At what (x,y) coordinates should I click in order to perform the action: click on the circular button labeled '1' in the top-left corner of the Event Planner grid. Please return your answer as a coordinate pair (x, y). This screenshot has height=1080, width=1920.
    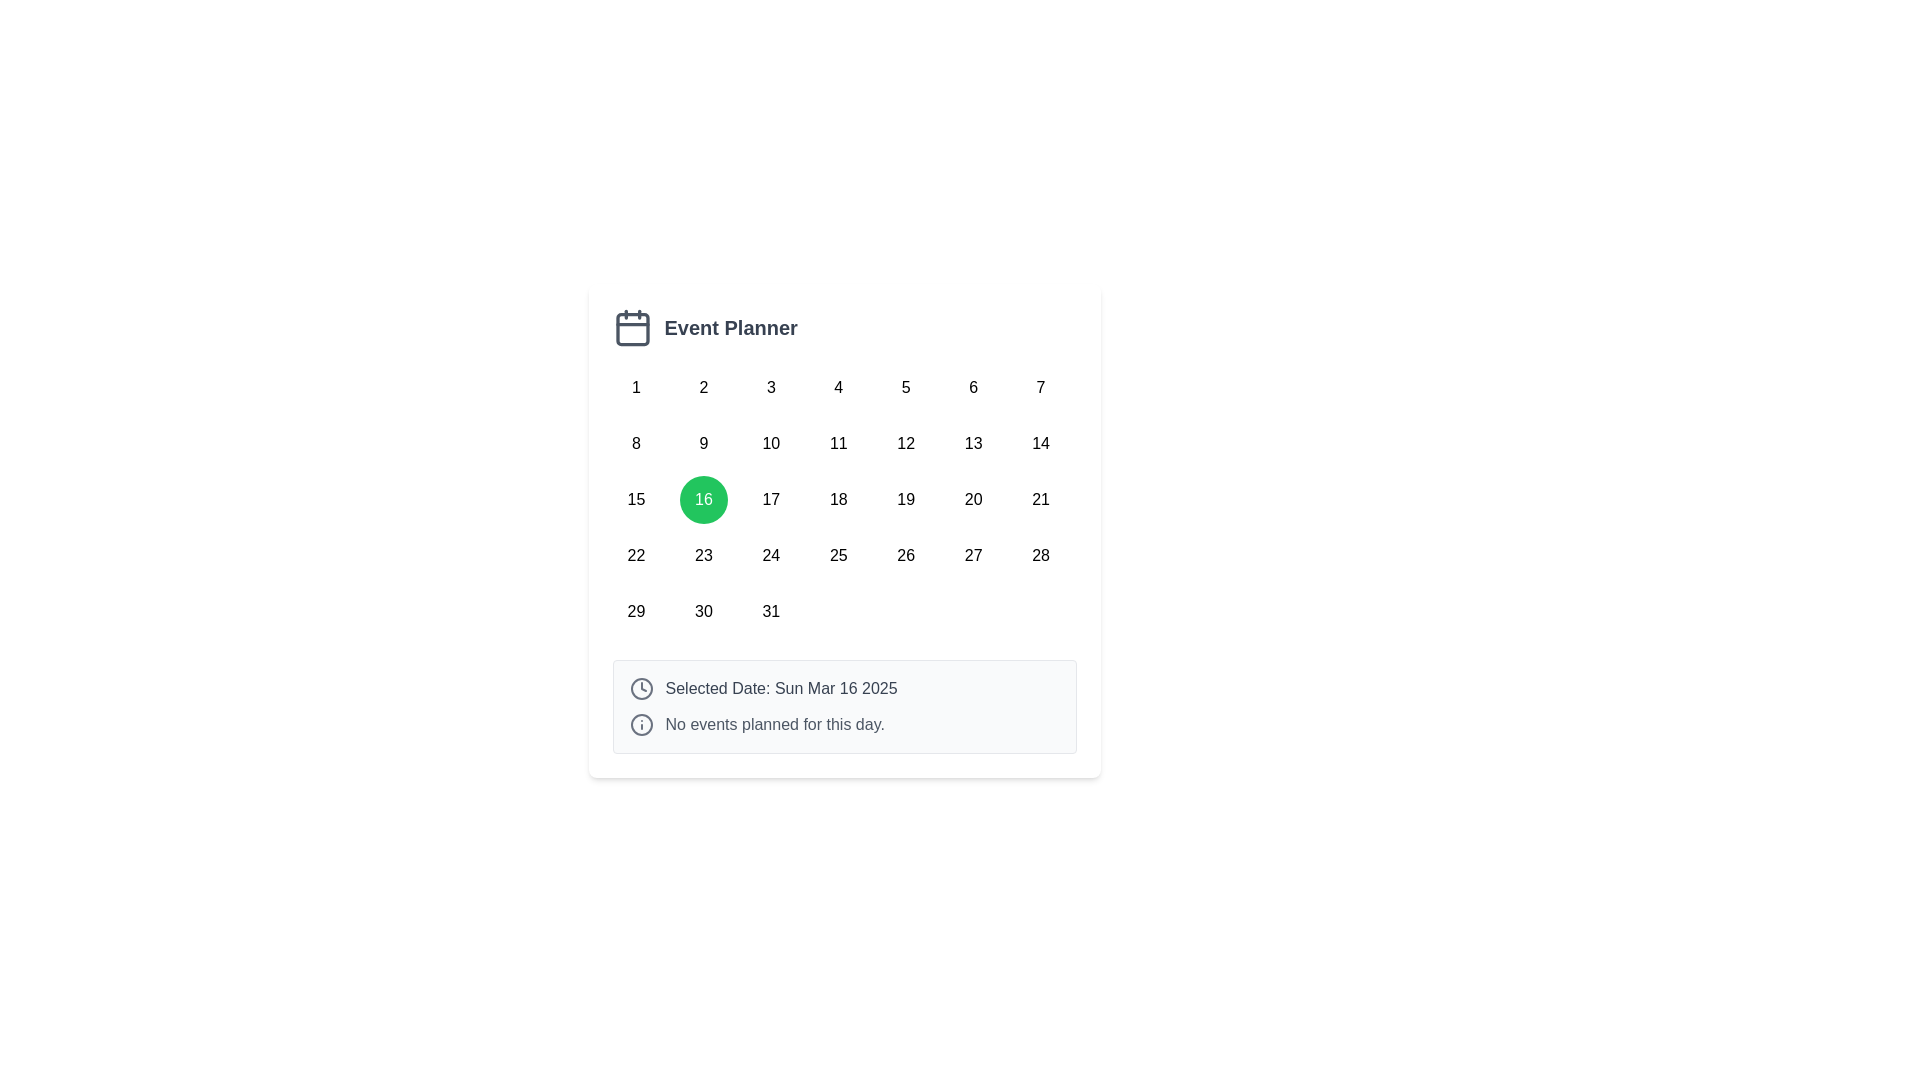
    Looking at the image, I should click on (635, 388).